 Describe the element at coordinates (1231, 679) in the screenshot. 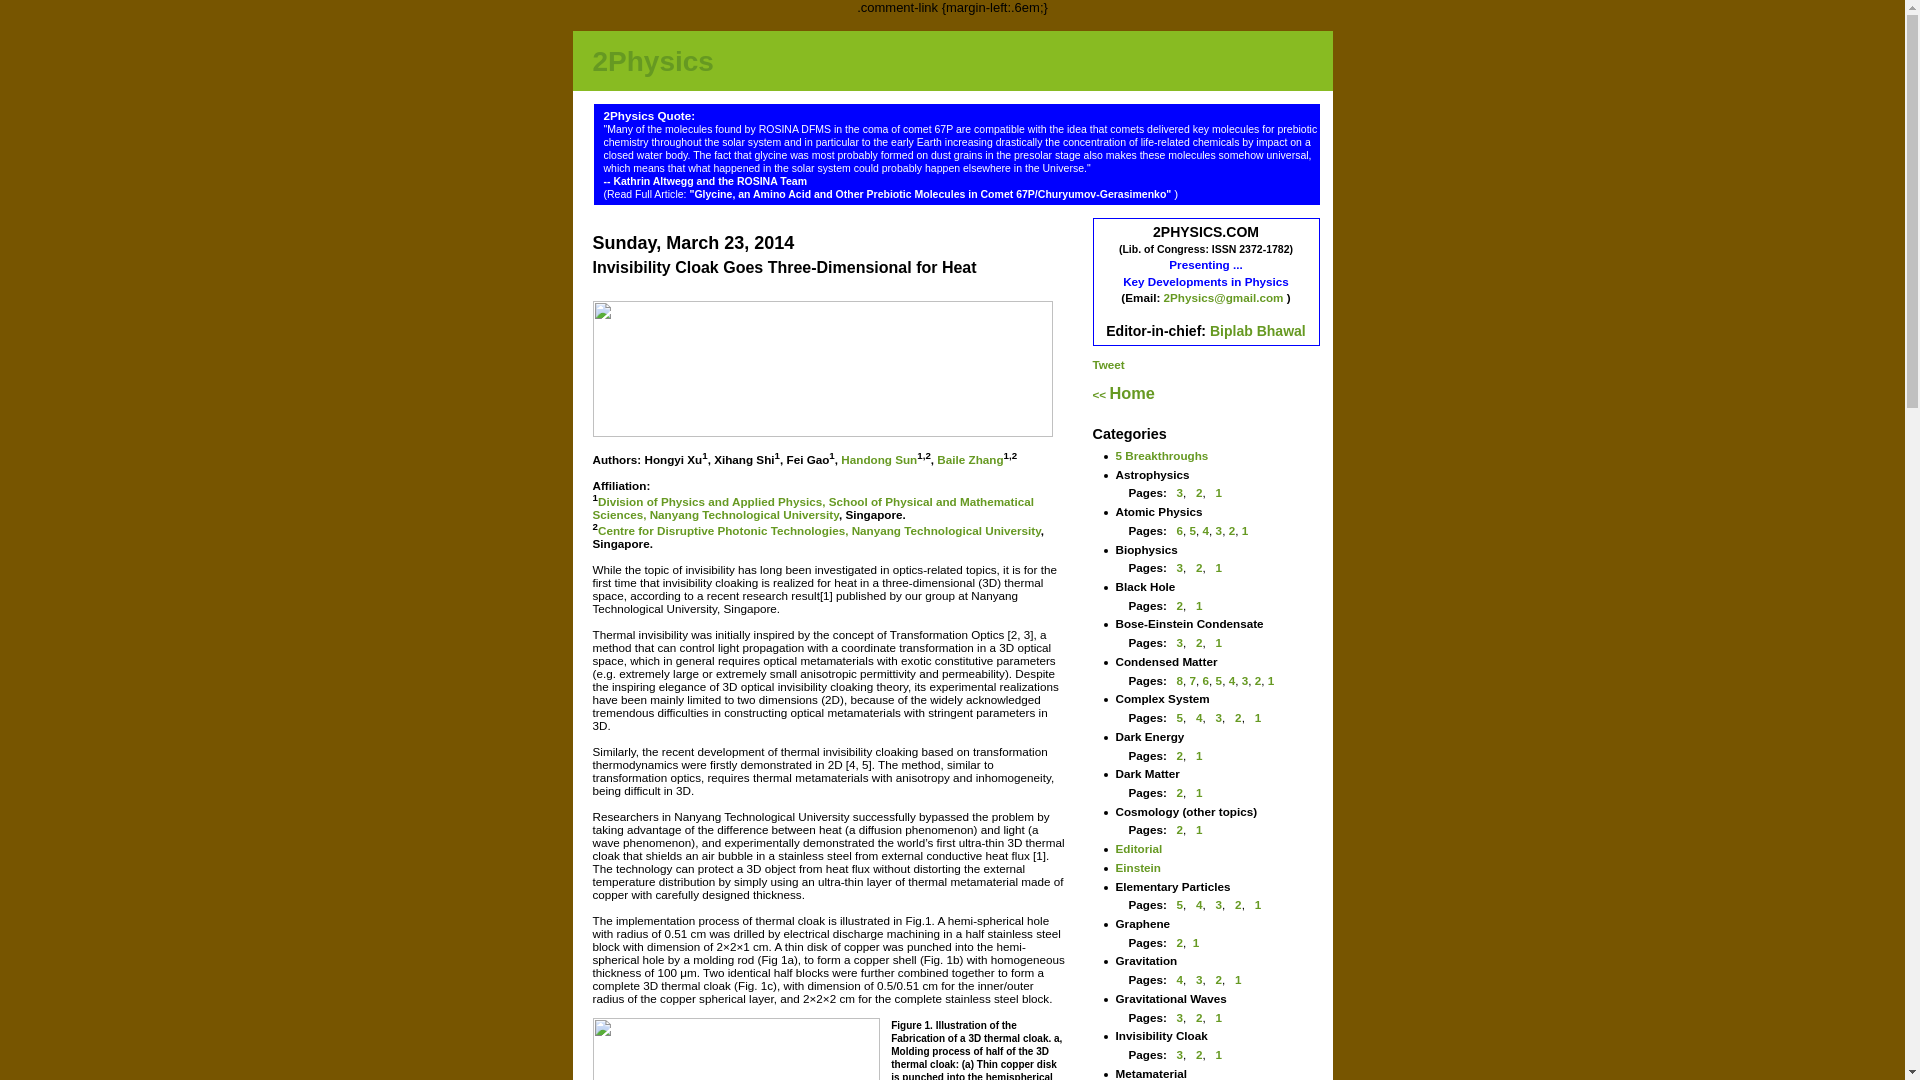

I see `'4'` at that location.